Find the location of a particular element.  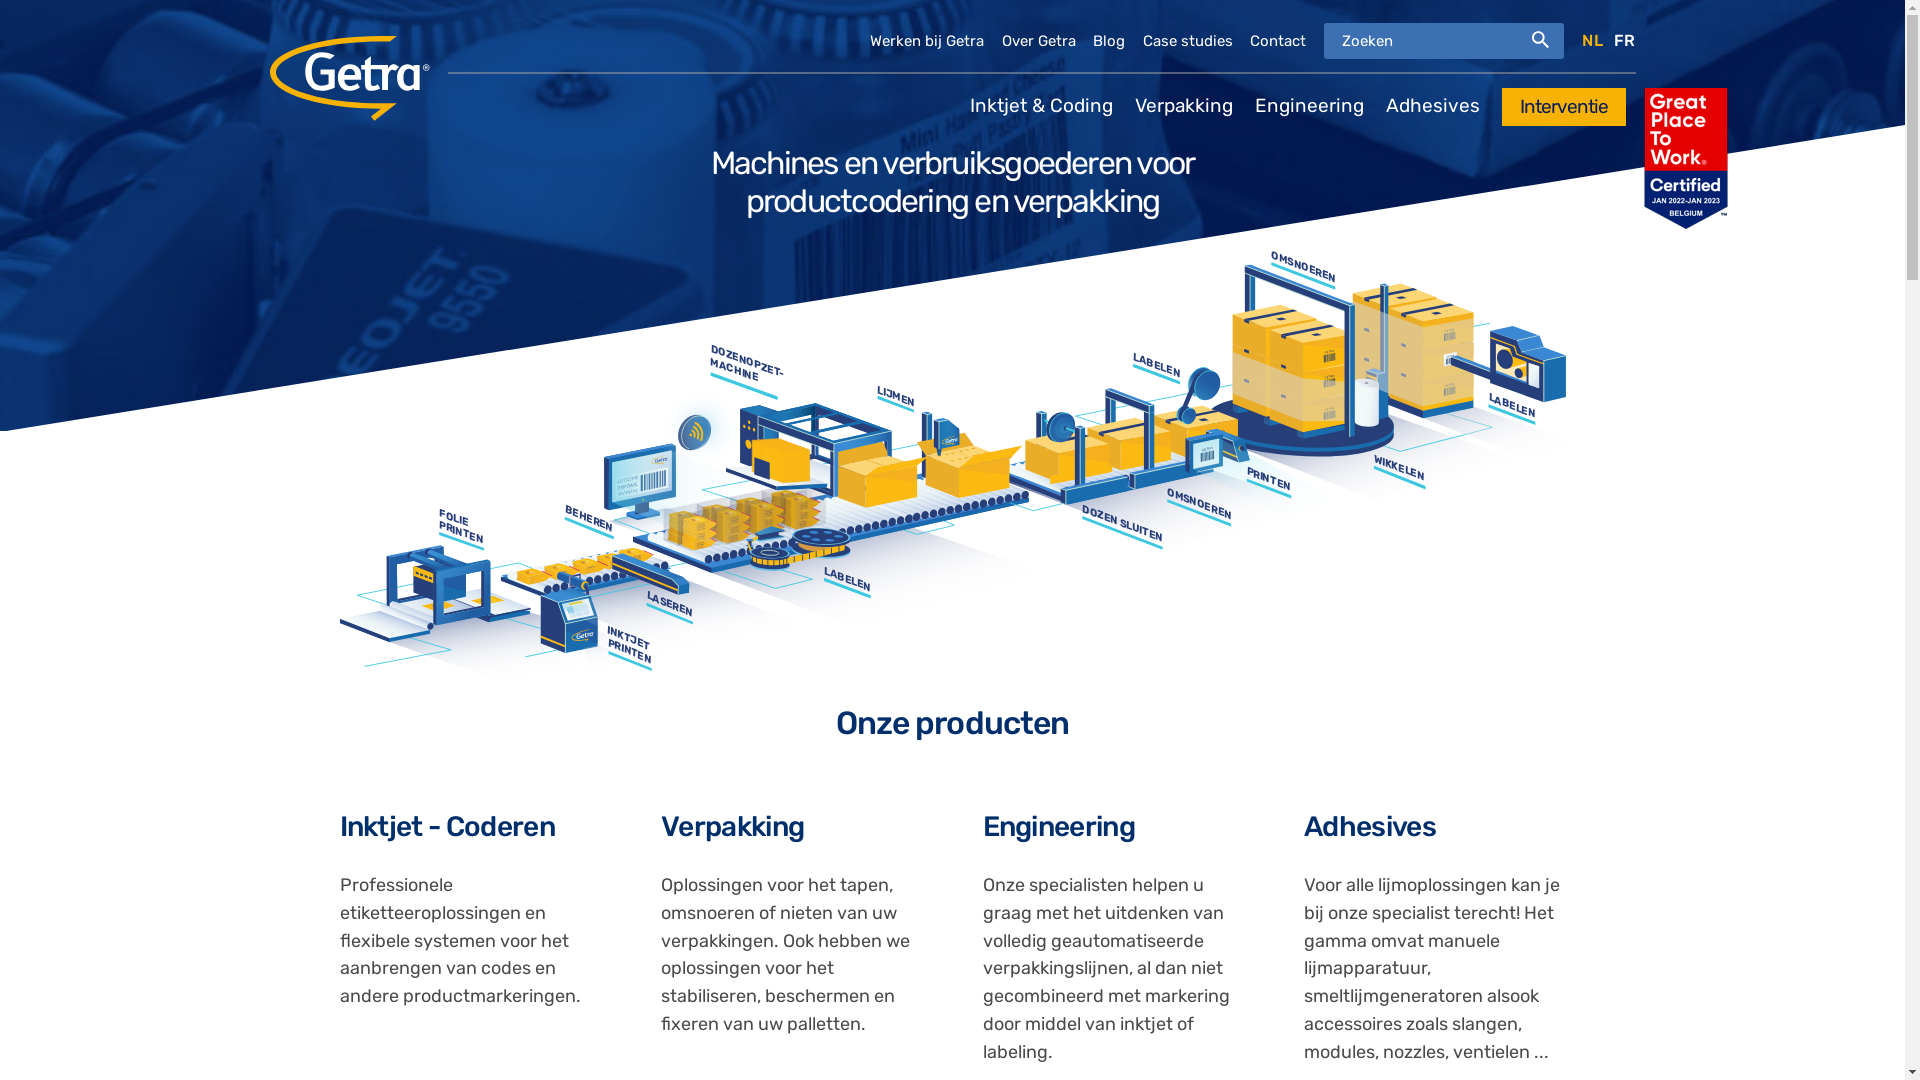

'Case studies' is located at coordinates (1188, 41).